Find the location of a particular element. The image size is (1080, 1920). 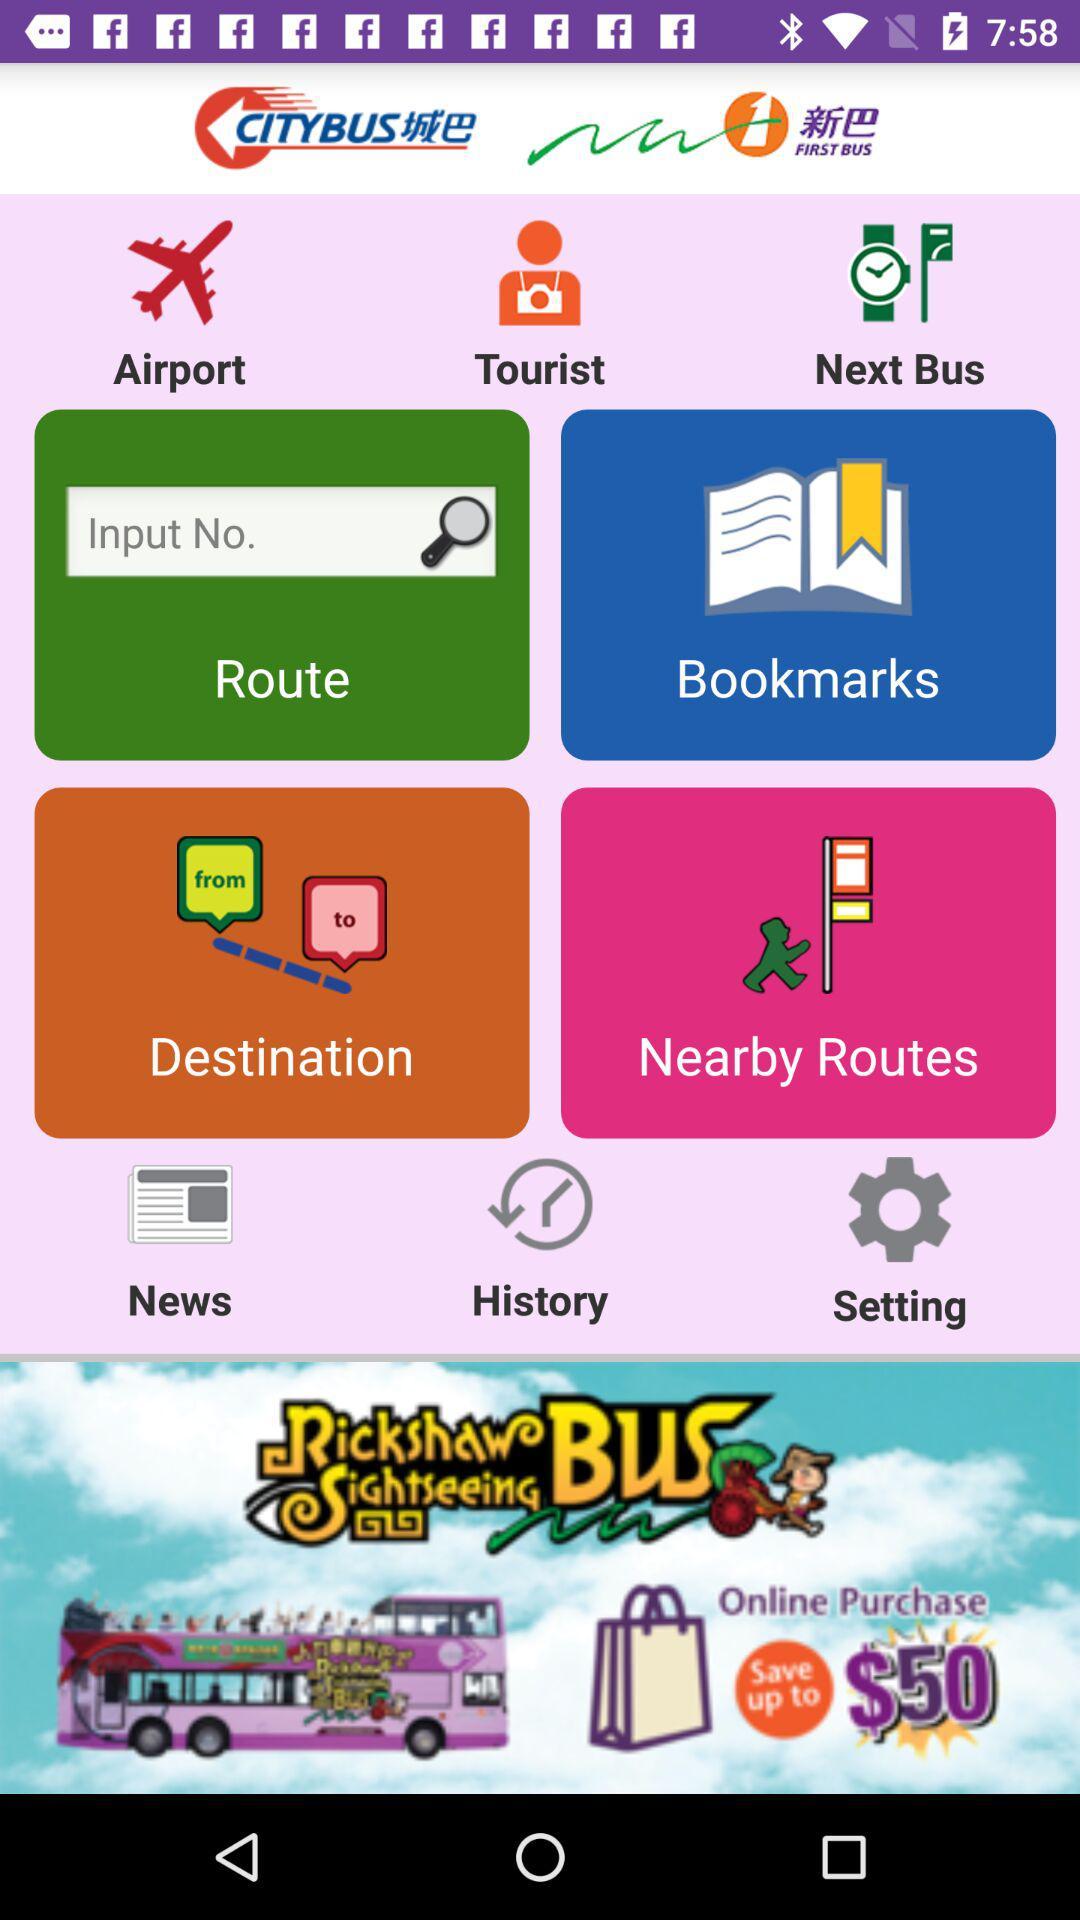

write no is located at coordinates (281, 537).